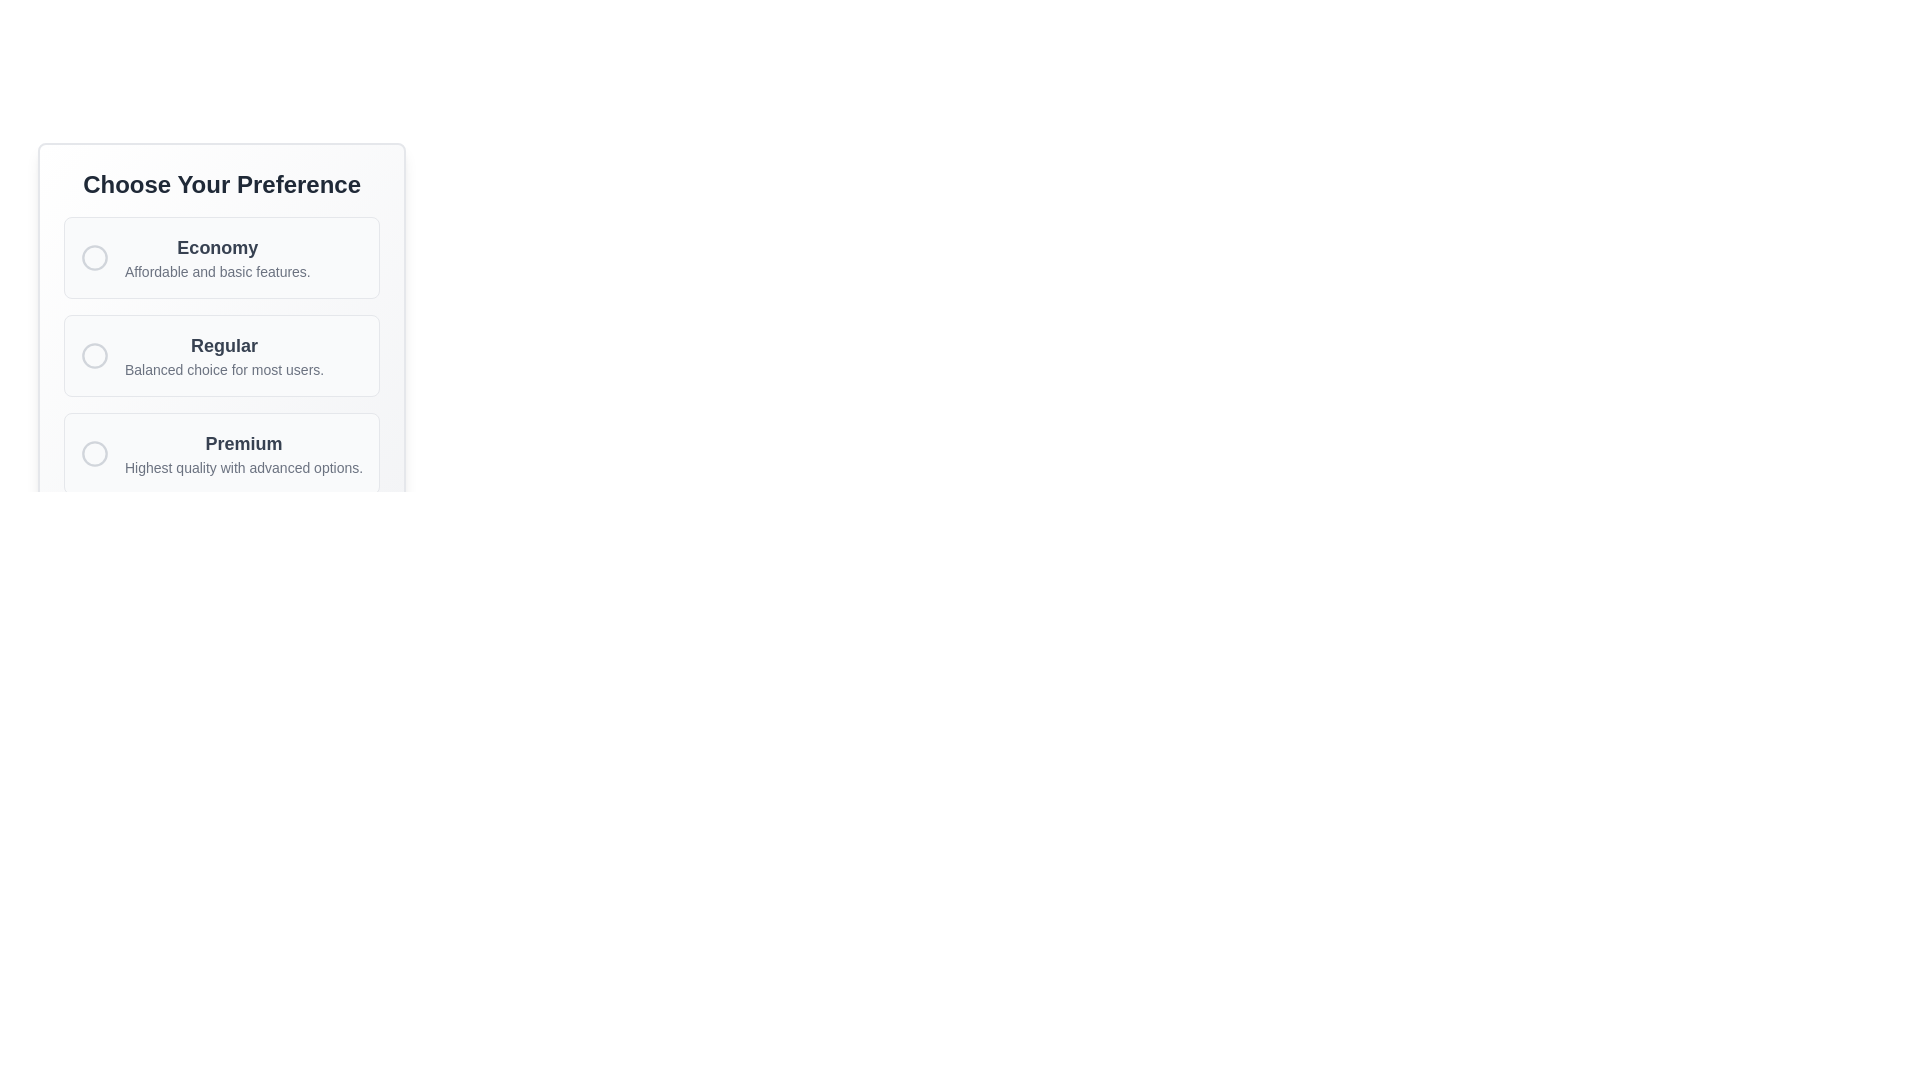  What do you see at coordinates (94, 256) in the screenshot?
I see `the SVG Circle element indicating the state of the 'Economy' radio button located in the options menu` at bounding box center [94, 256].